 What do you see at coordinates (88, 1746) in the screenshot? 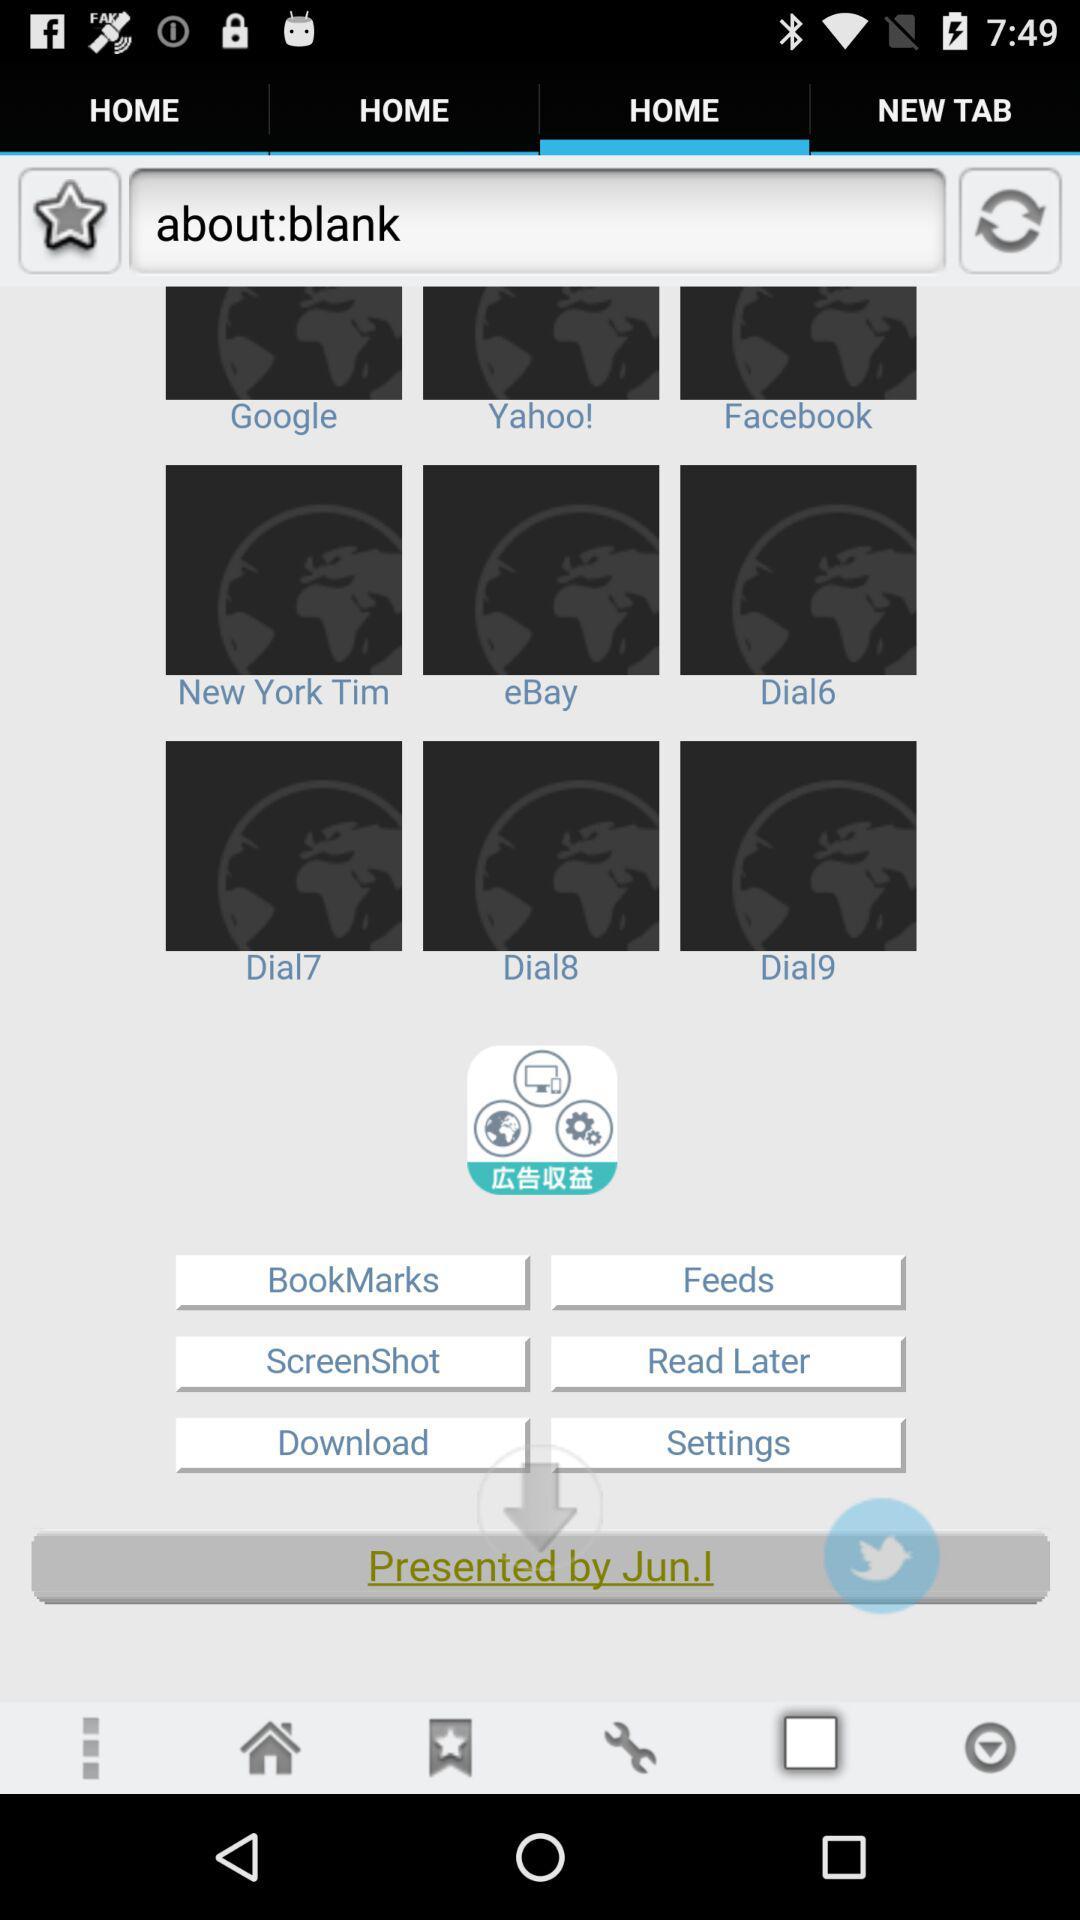
I see `open more settings` at bounding box center [88, 1746].